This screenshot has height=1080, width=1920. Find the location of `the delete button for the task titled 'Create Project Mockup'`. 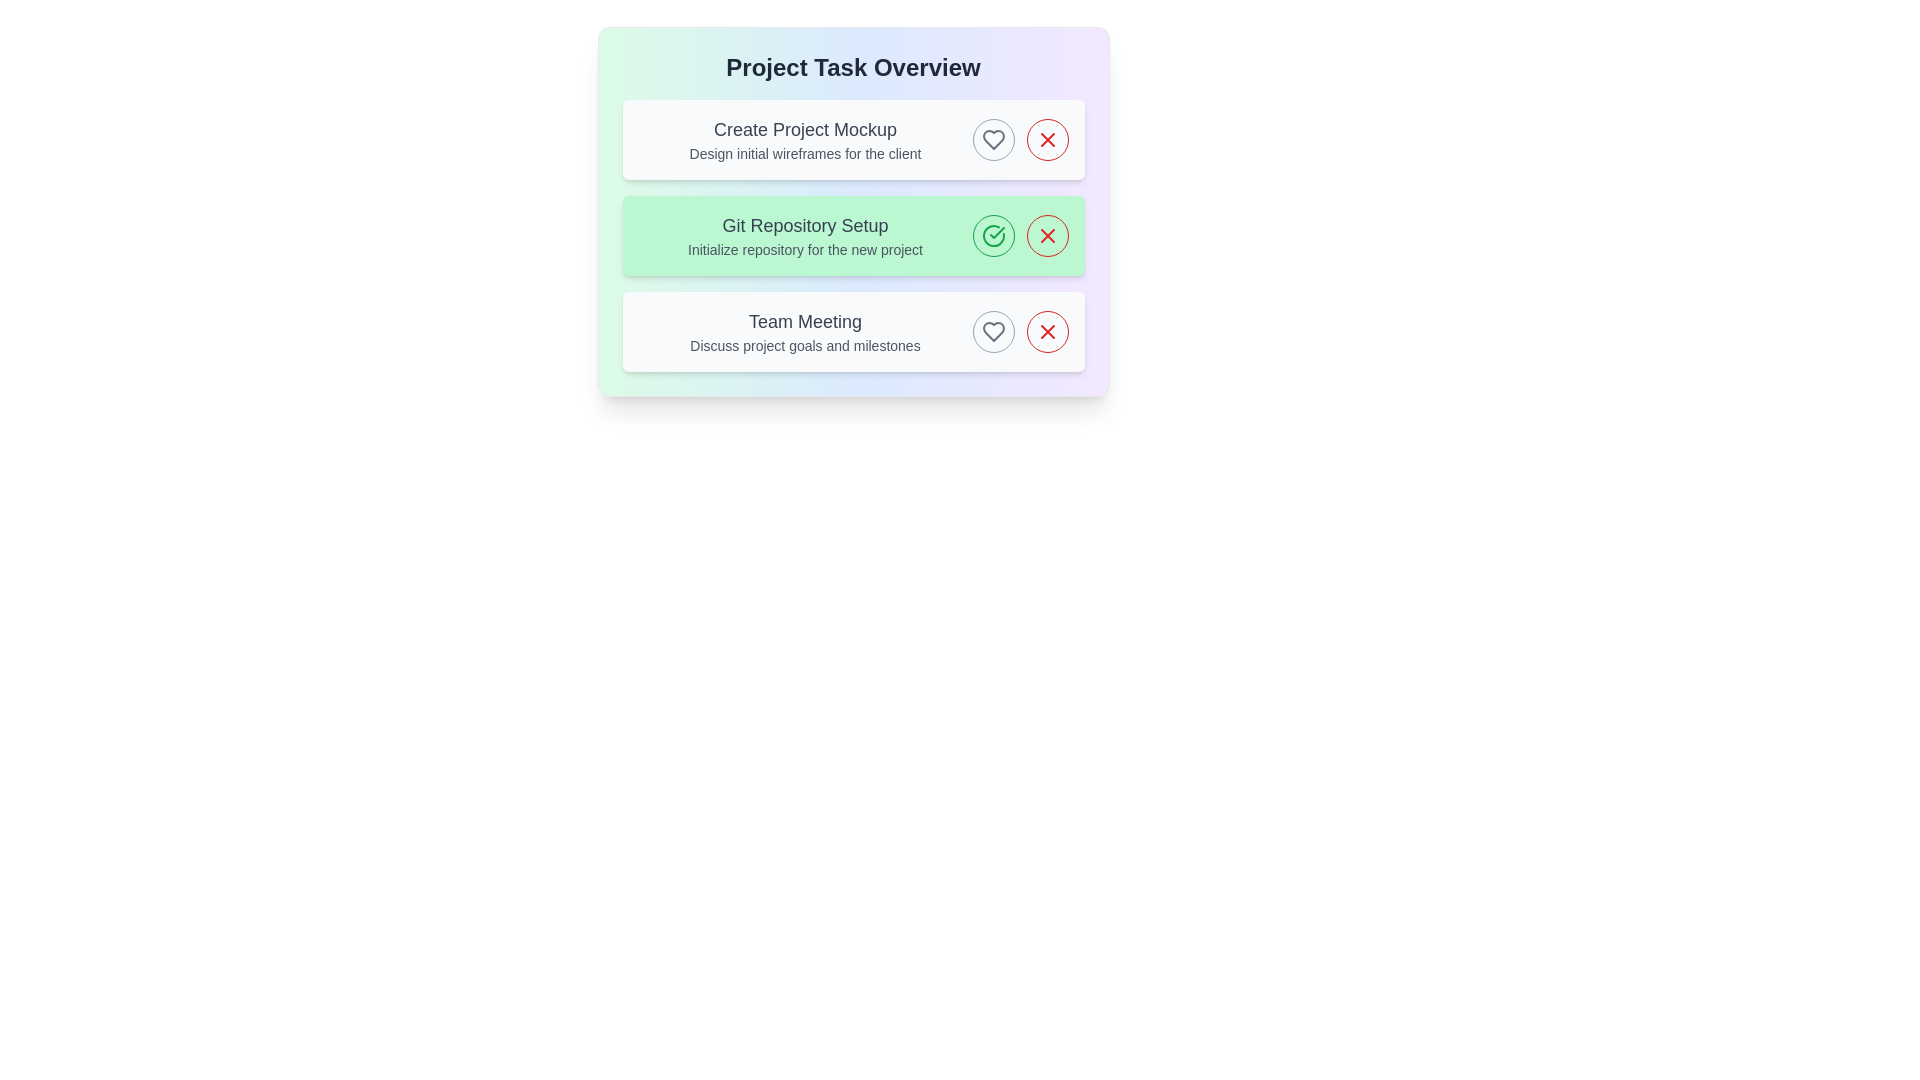

the delete button for the task titled 'Create Project Mockup' is located at coordinates (1046, 138).